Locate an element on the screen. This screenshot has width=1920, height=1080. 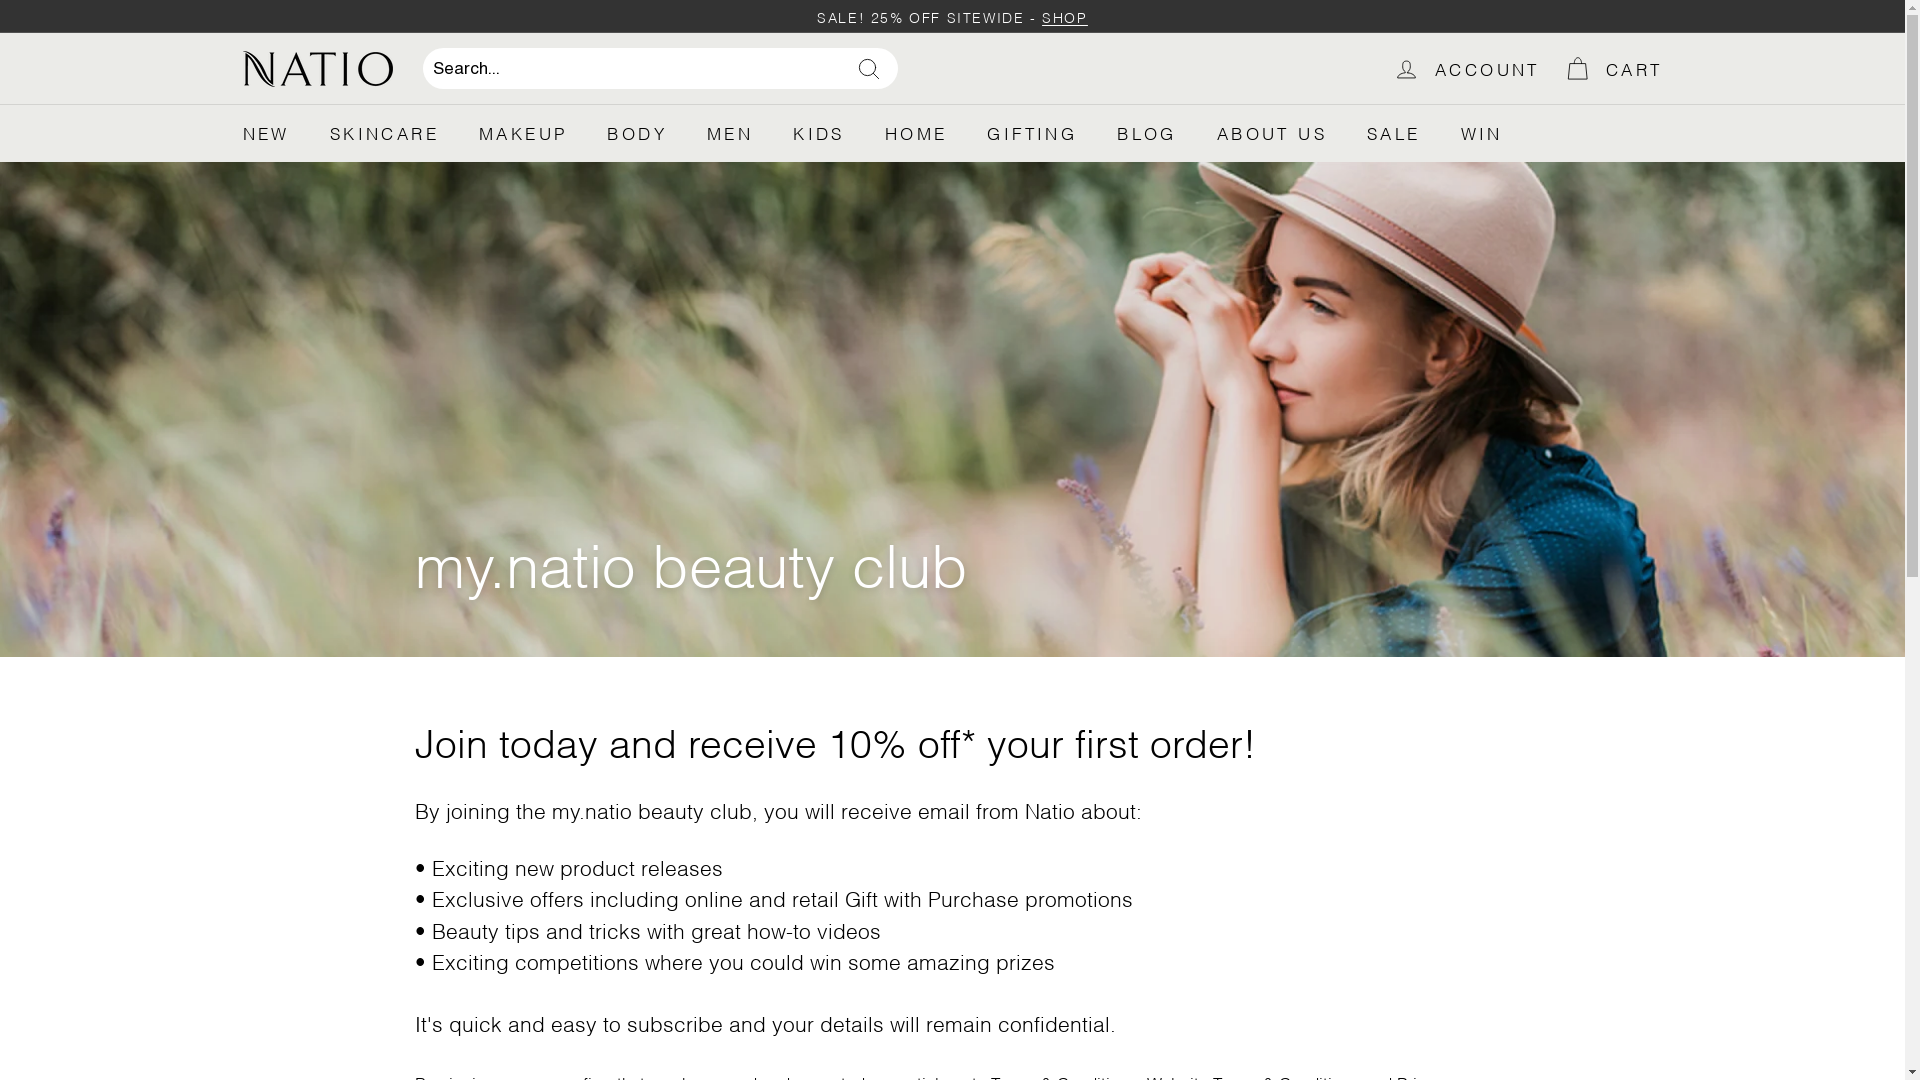
'NEW' is located at coordinates (264, 132).